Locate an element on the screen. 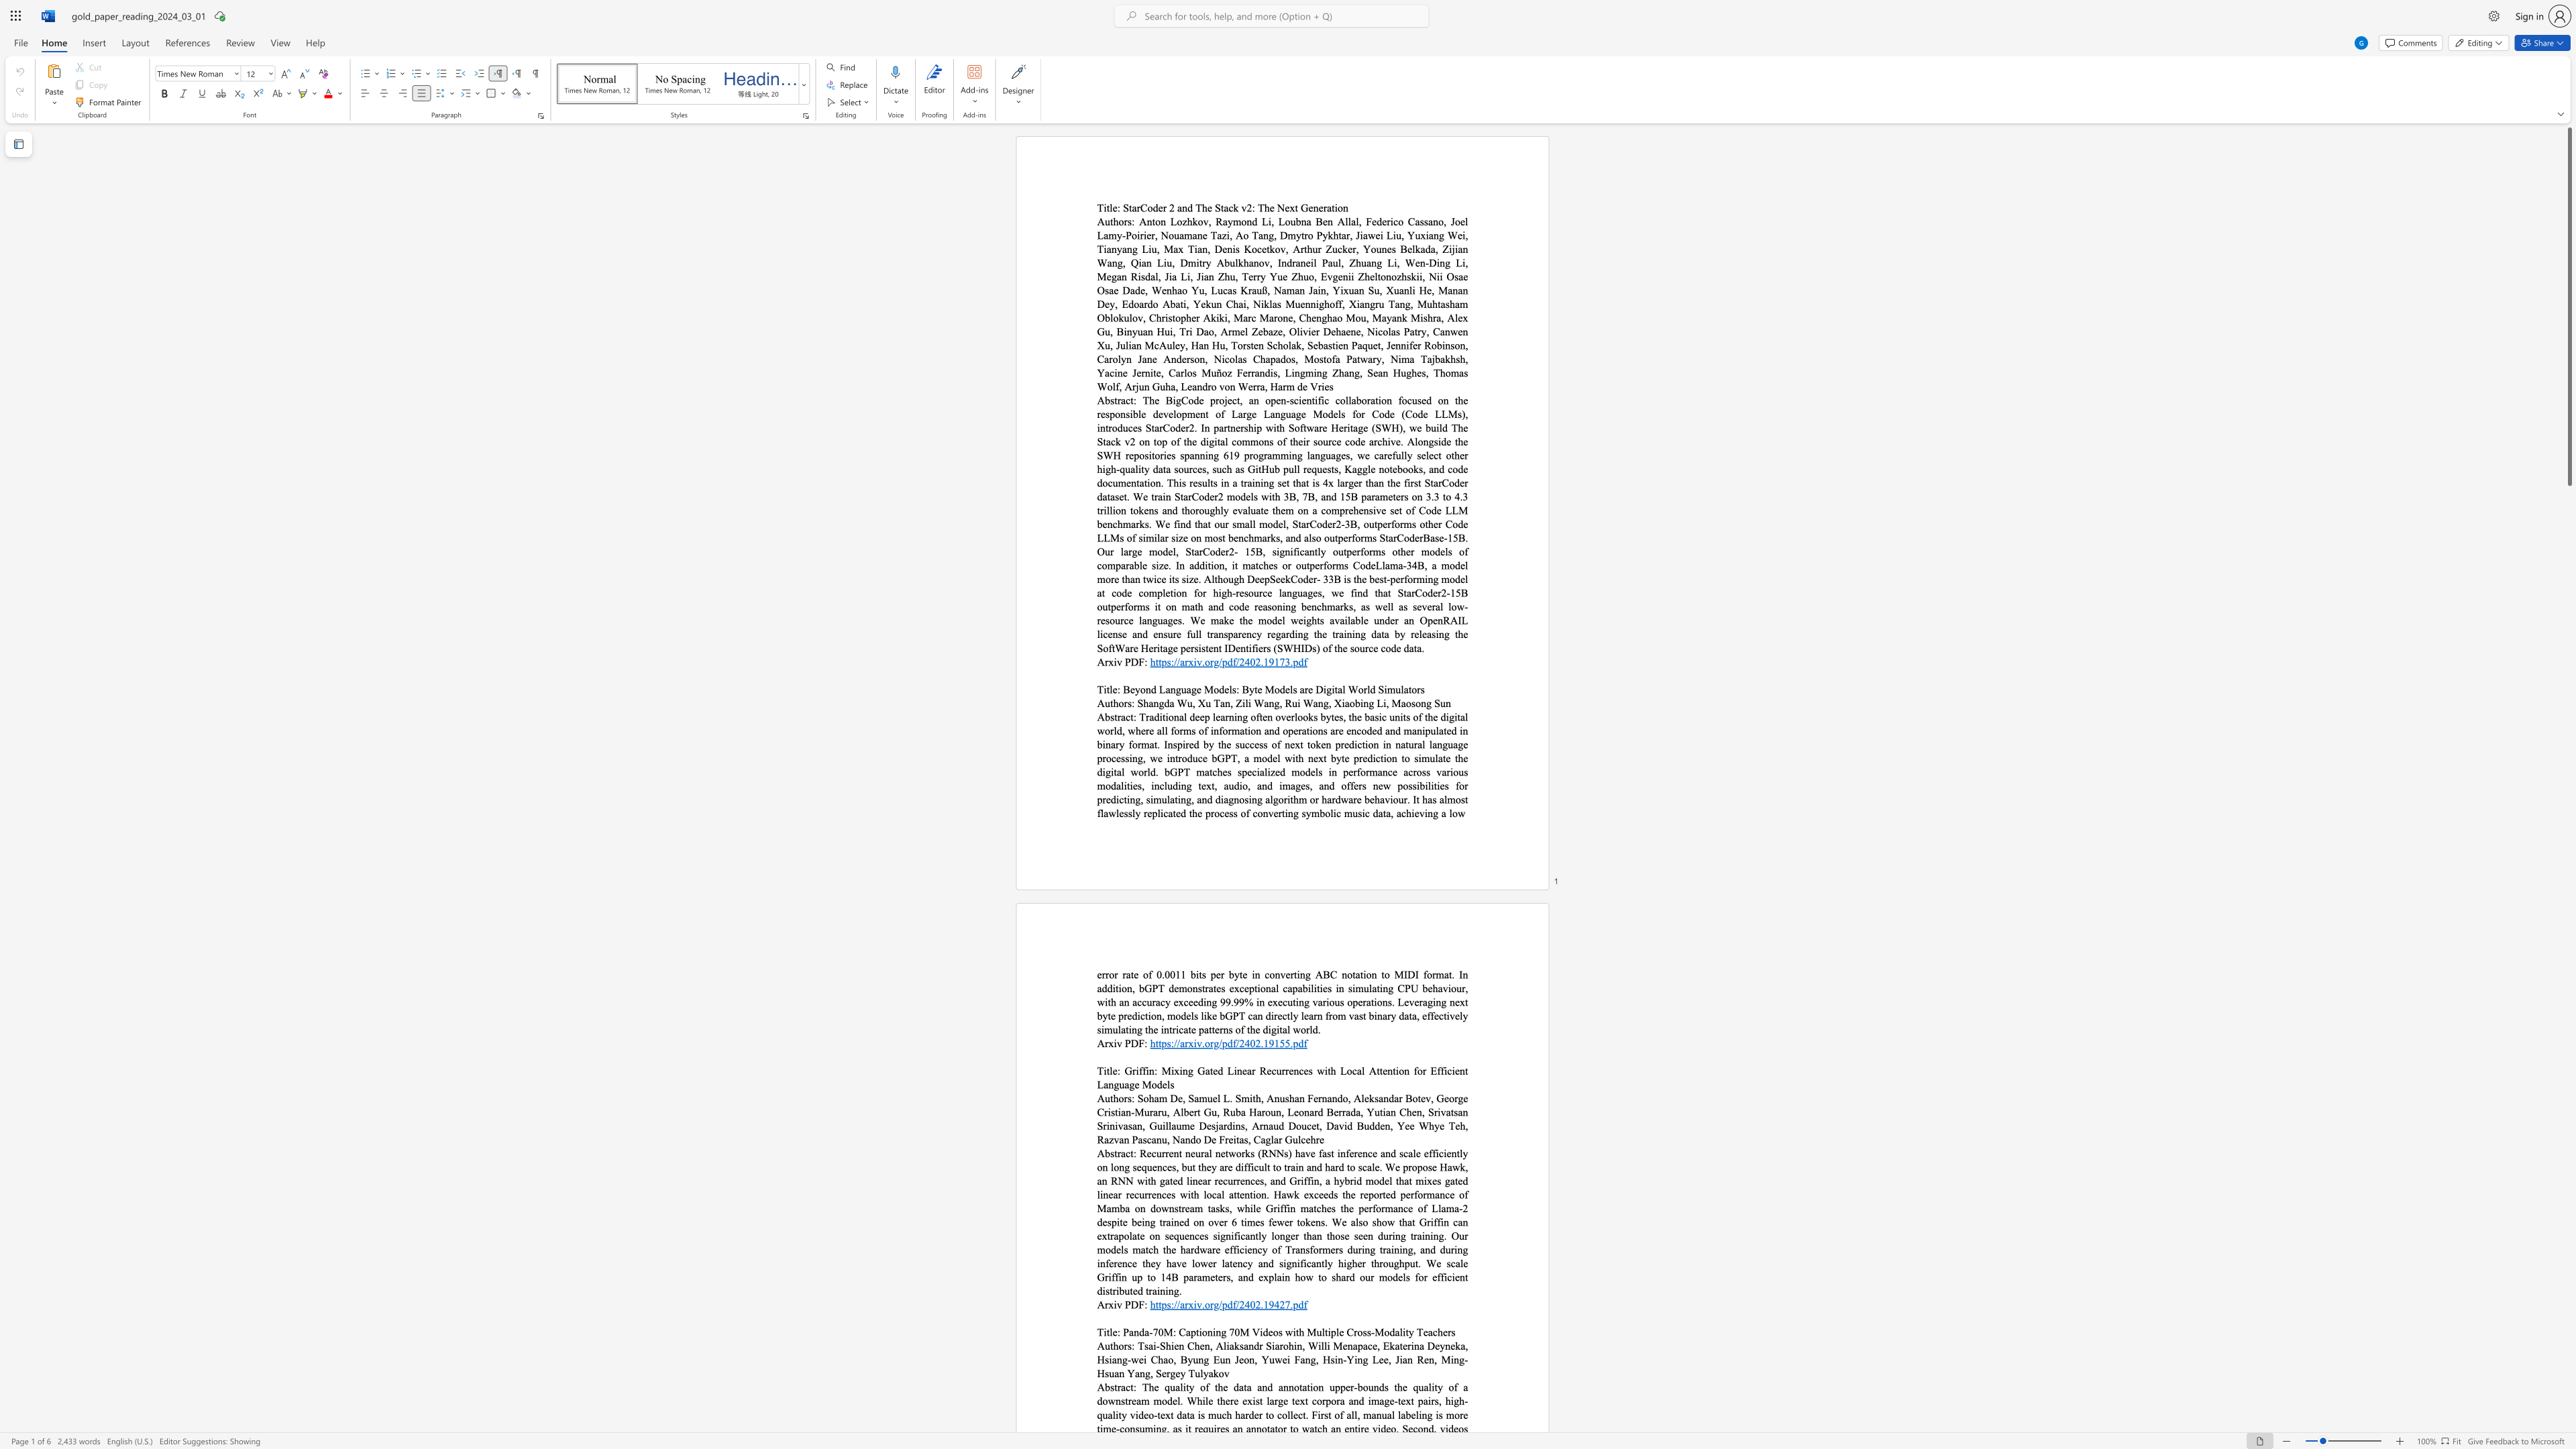  the right-hand scrollbar to descend the page is located at coordinates (2568, 830).